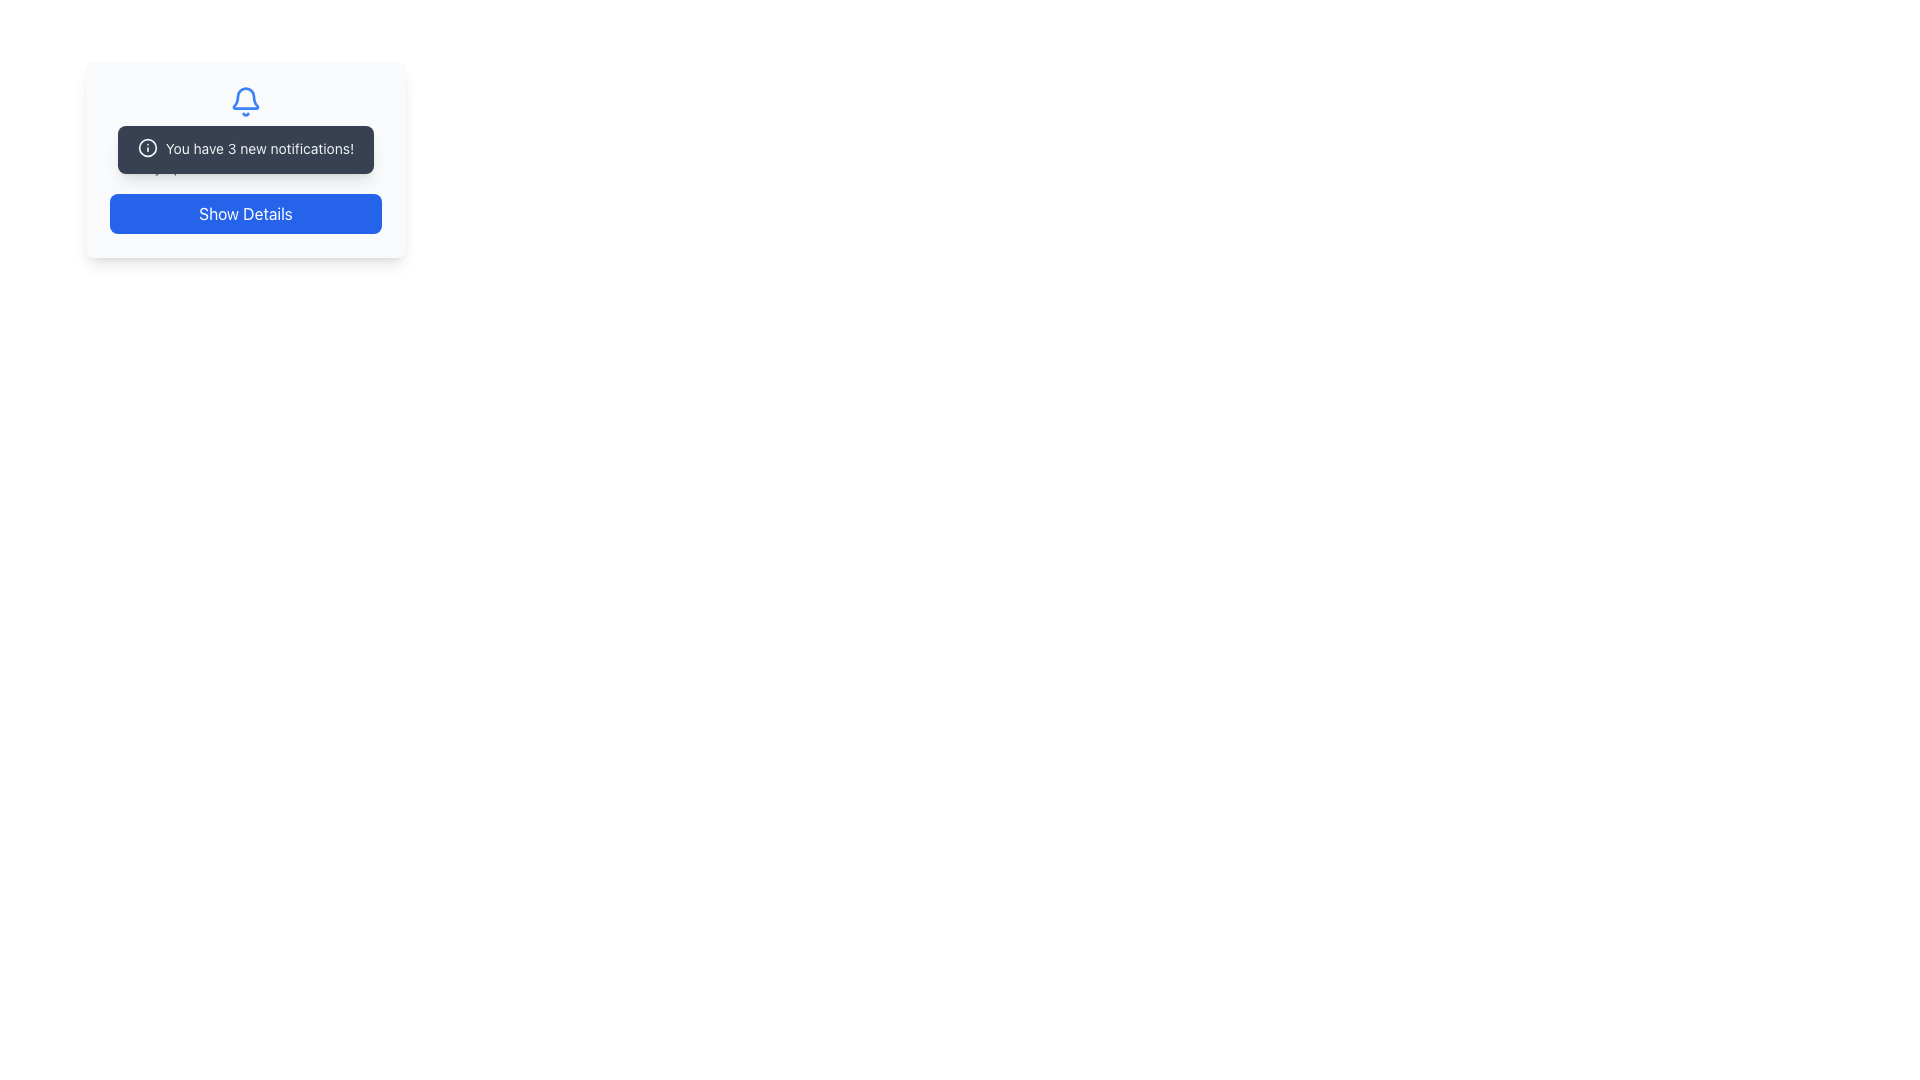 The image size is (1920, 1080). I want to click on the notification message displaying 'You have 3 new notifications!' which is styled in a dark rectangular box with rounded corners, located below the blue bell icon, so click(244, 158).